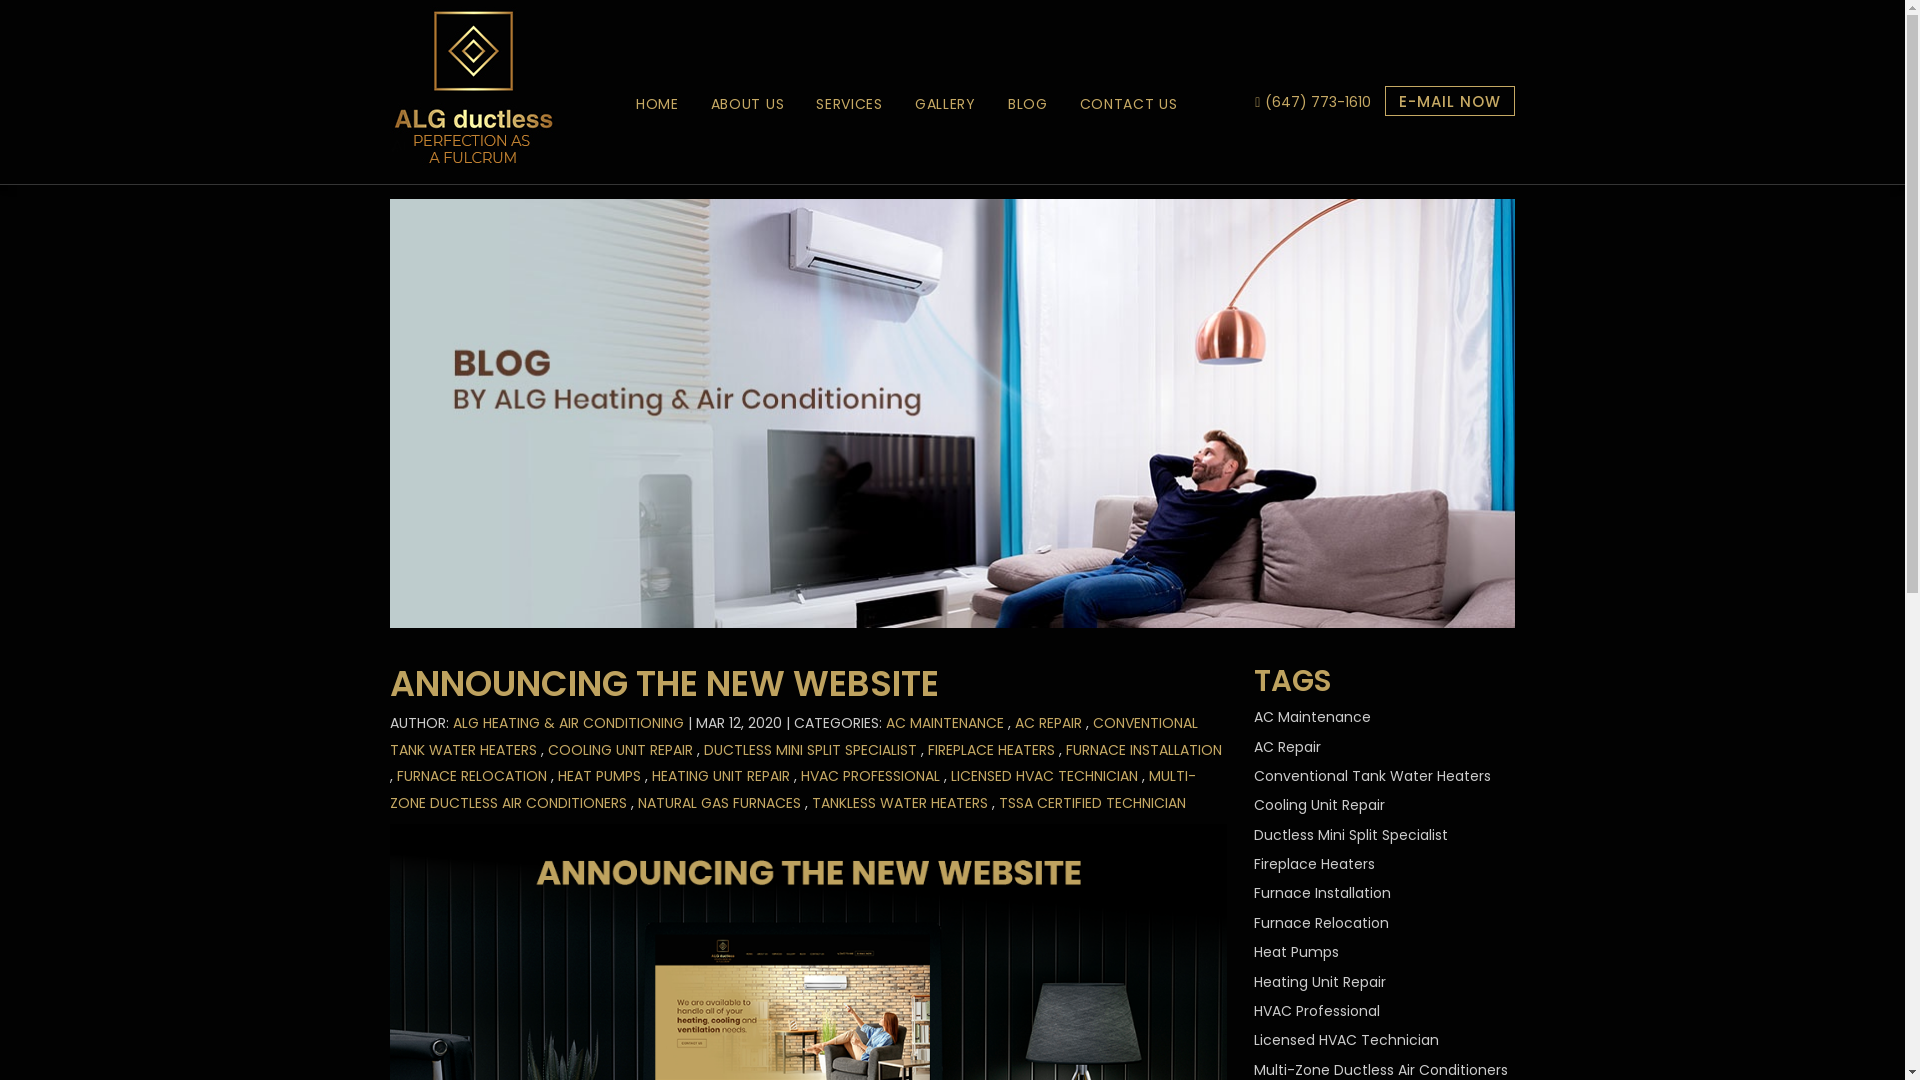 The width and height of the screenshot is (1920, 1080). Describe the element at coordinates (637, 801) in the screenshot. I see `'NATURAL GAS FURNACES'` at that location.